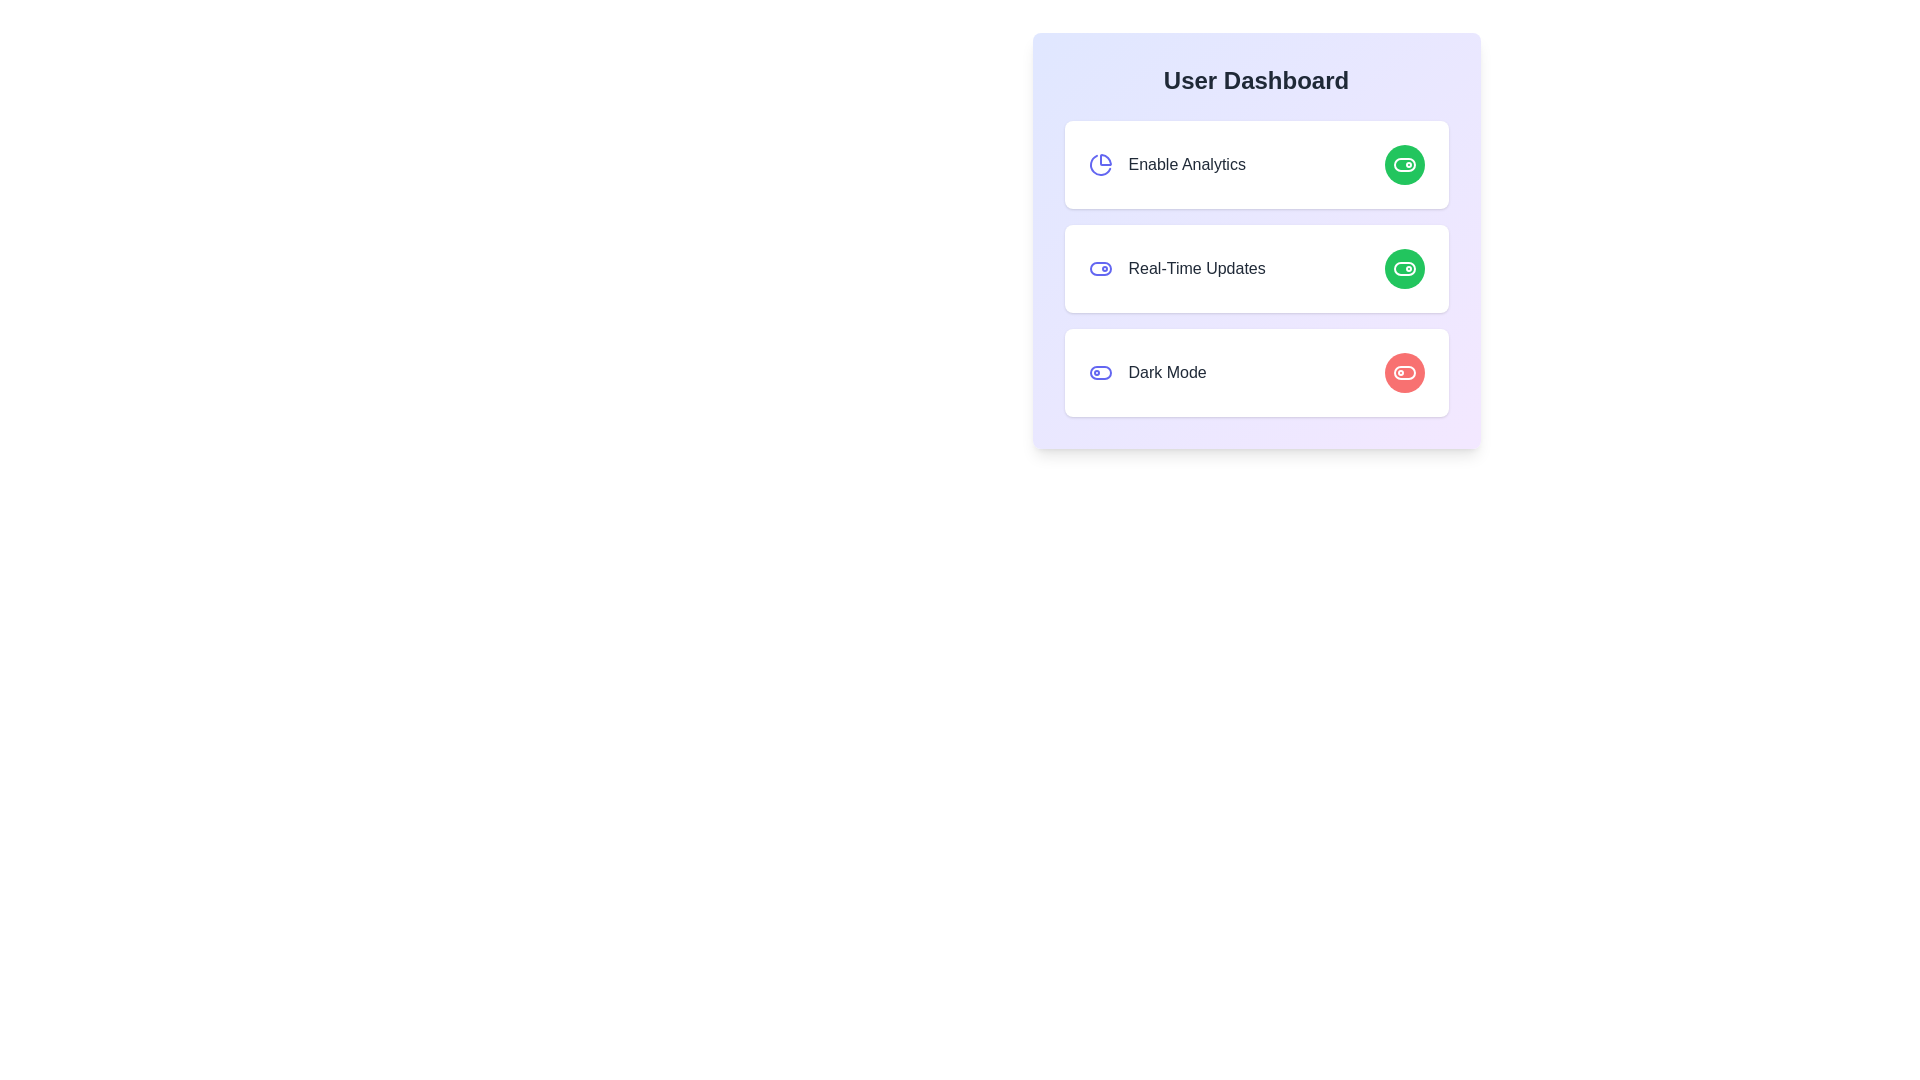 The image size is (1920, 1080). Describe the element at coordinates (1255, 239) in the screenshot. I see `the green button located on the right side of the 'Real-Time Updates' Informational Card, which is the second card in the vertical stack within the 'User Dashboard' section` at that location.